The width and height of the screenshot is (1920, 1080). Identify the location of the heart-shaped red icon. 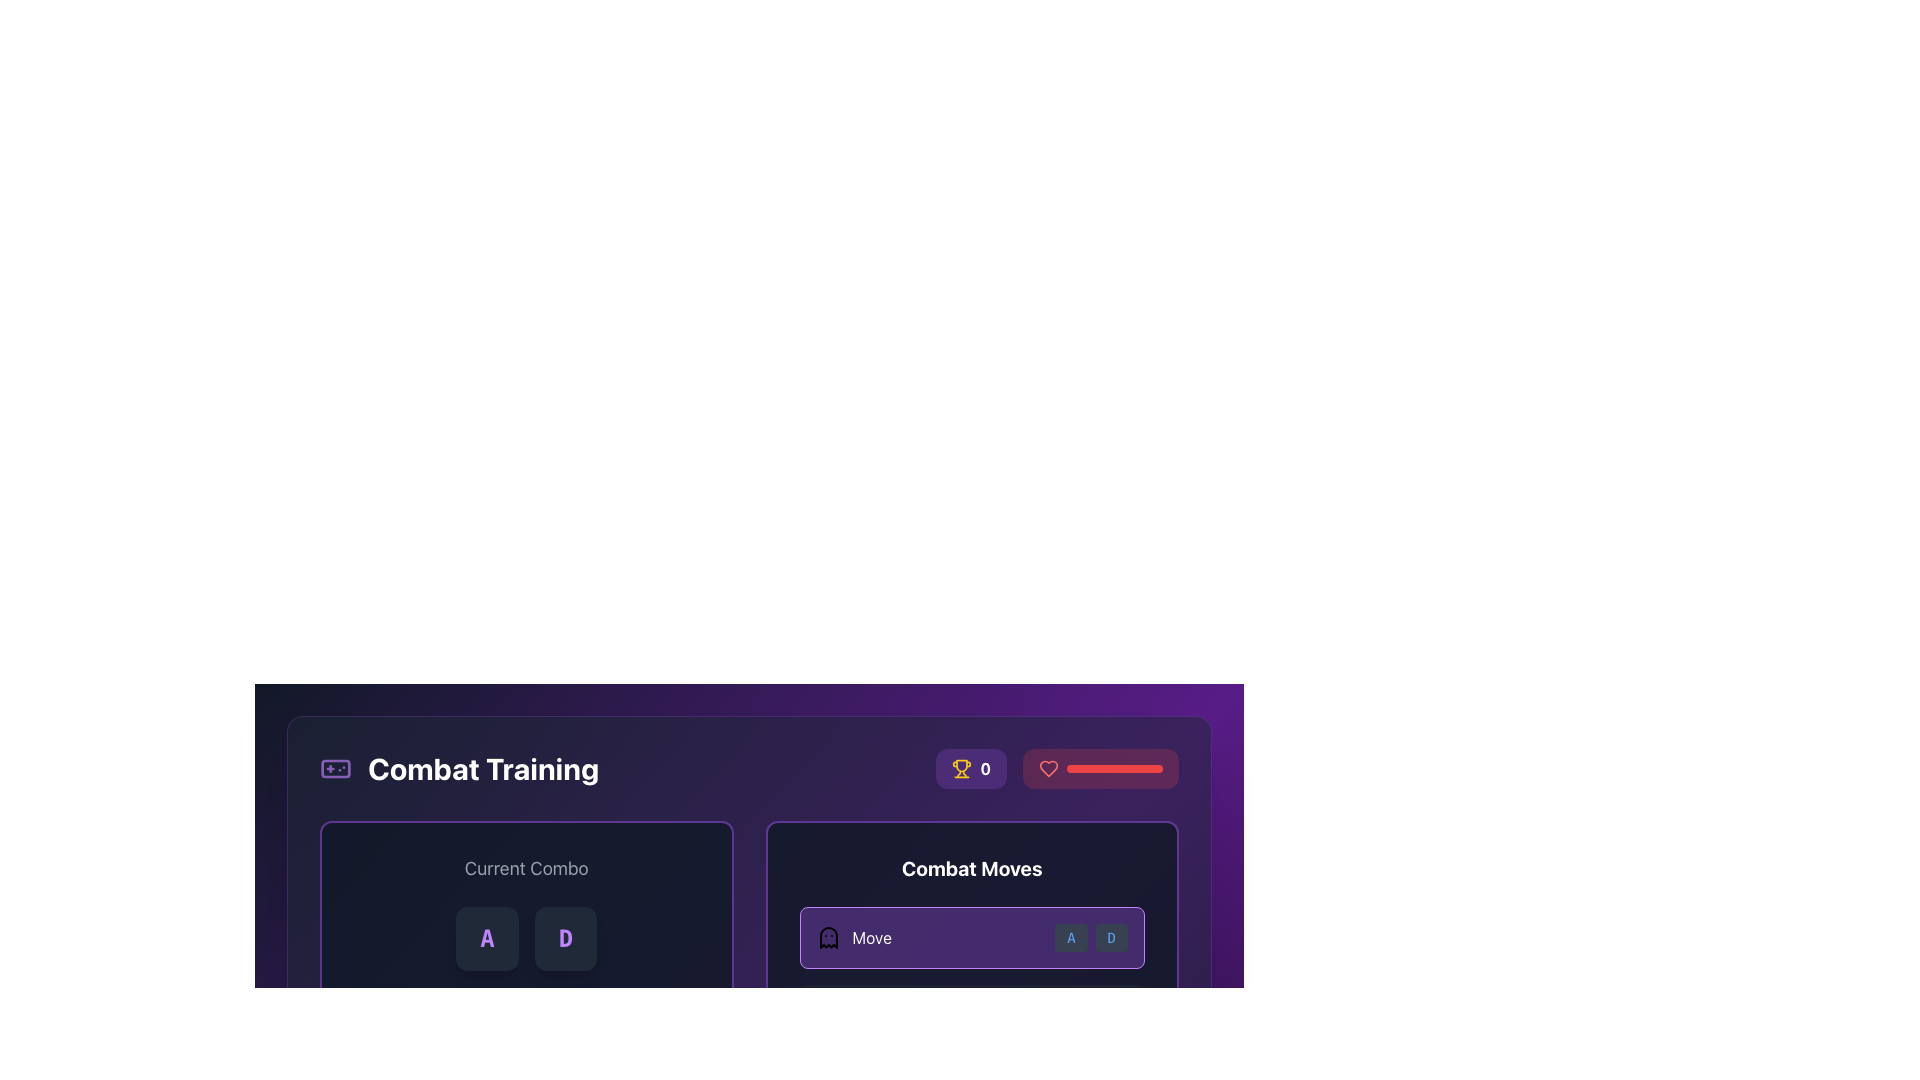
(1048, 767).